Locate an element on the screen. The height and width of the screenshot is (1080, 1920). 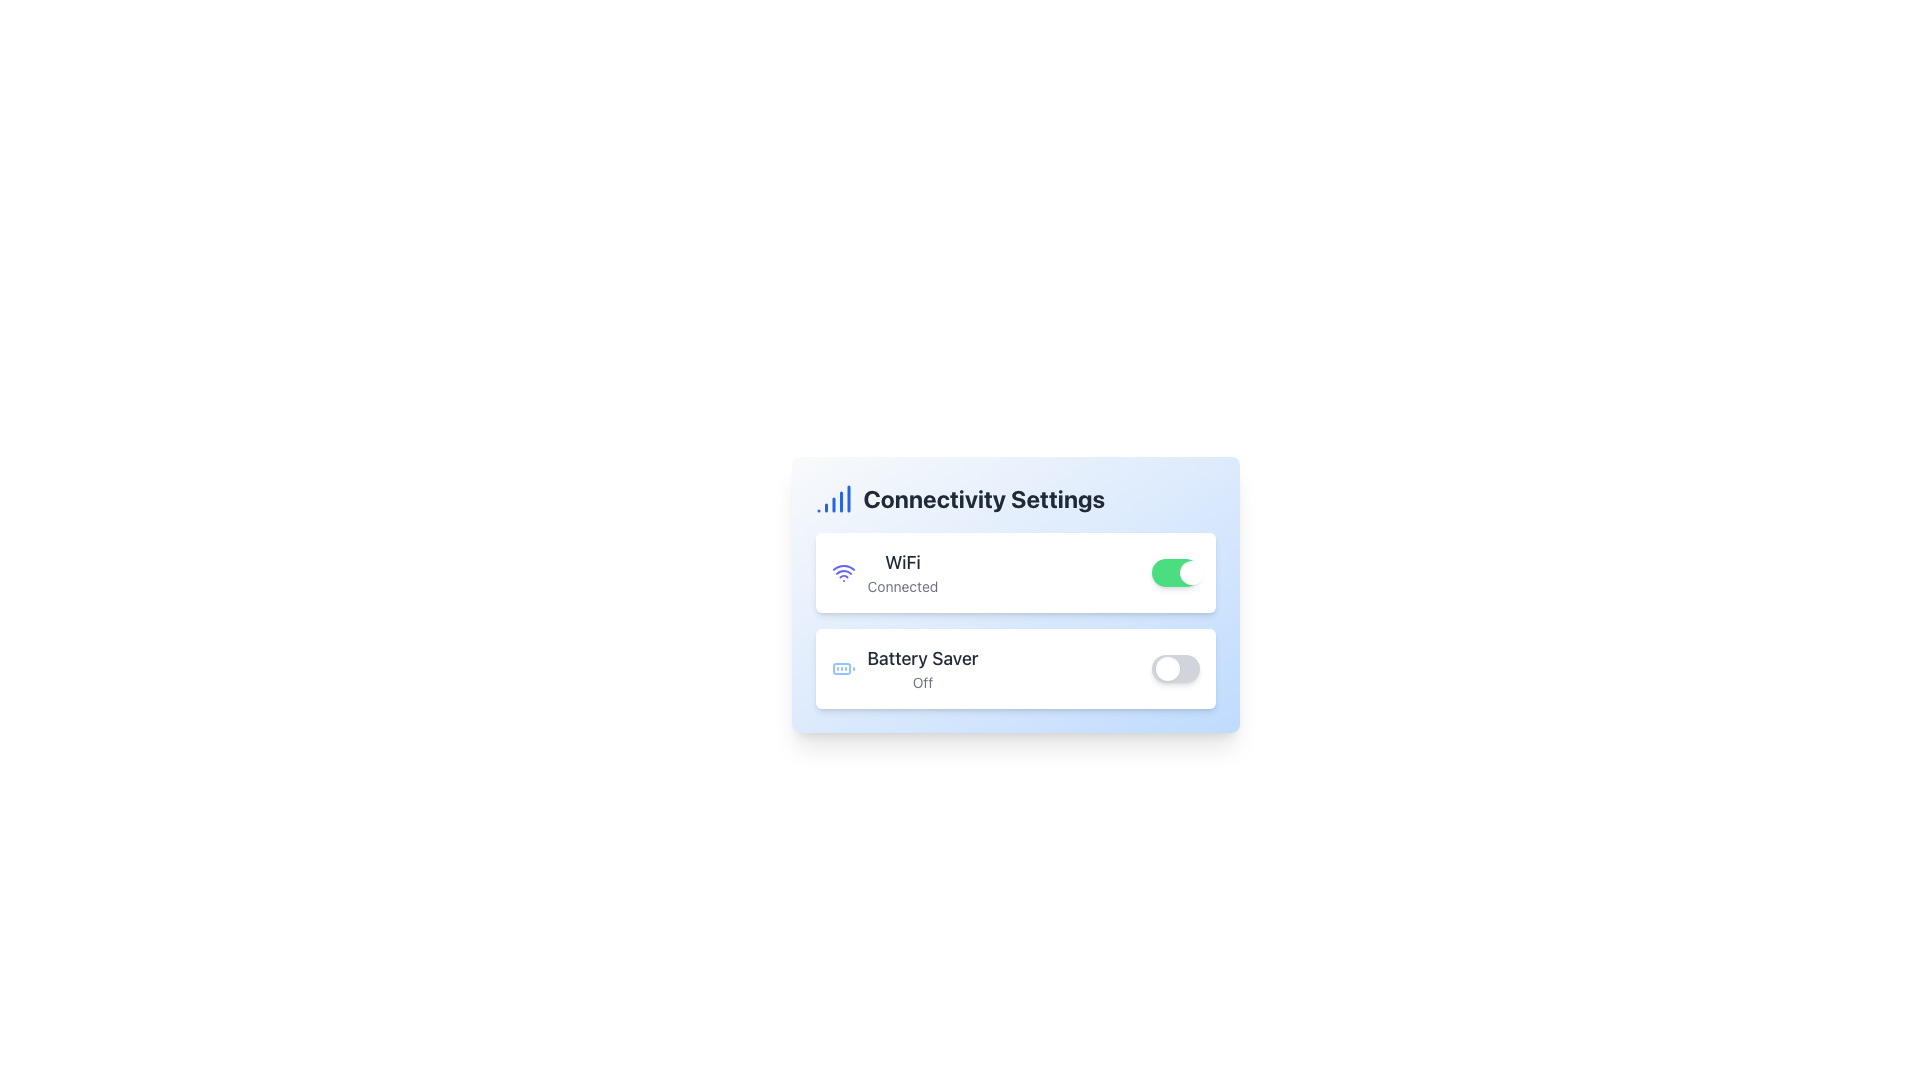
the Battery Saver setting toggle component, located below the 'WiFi Connected' section in the 'Connectivity Settings' panel is located at coordinates (1015, 668).